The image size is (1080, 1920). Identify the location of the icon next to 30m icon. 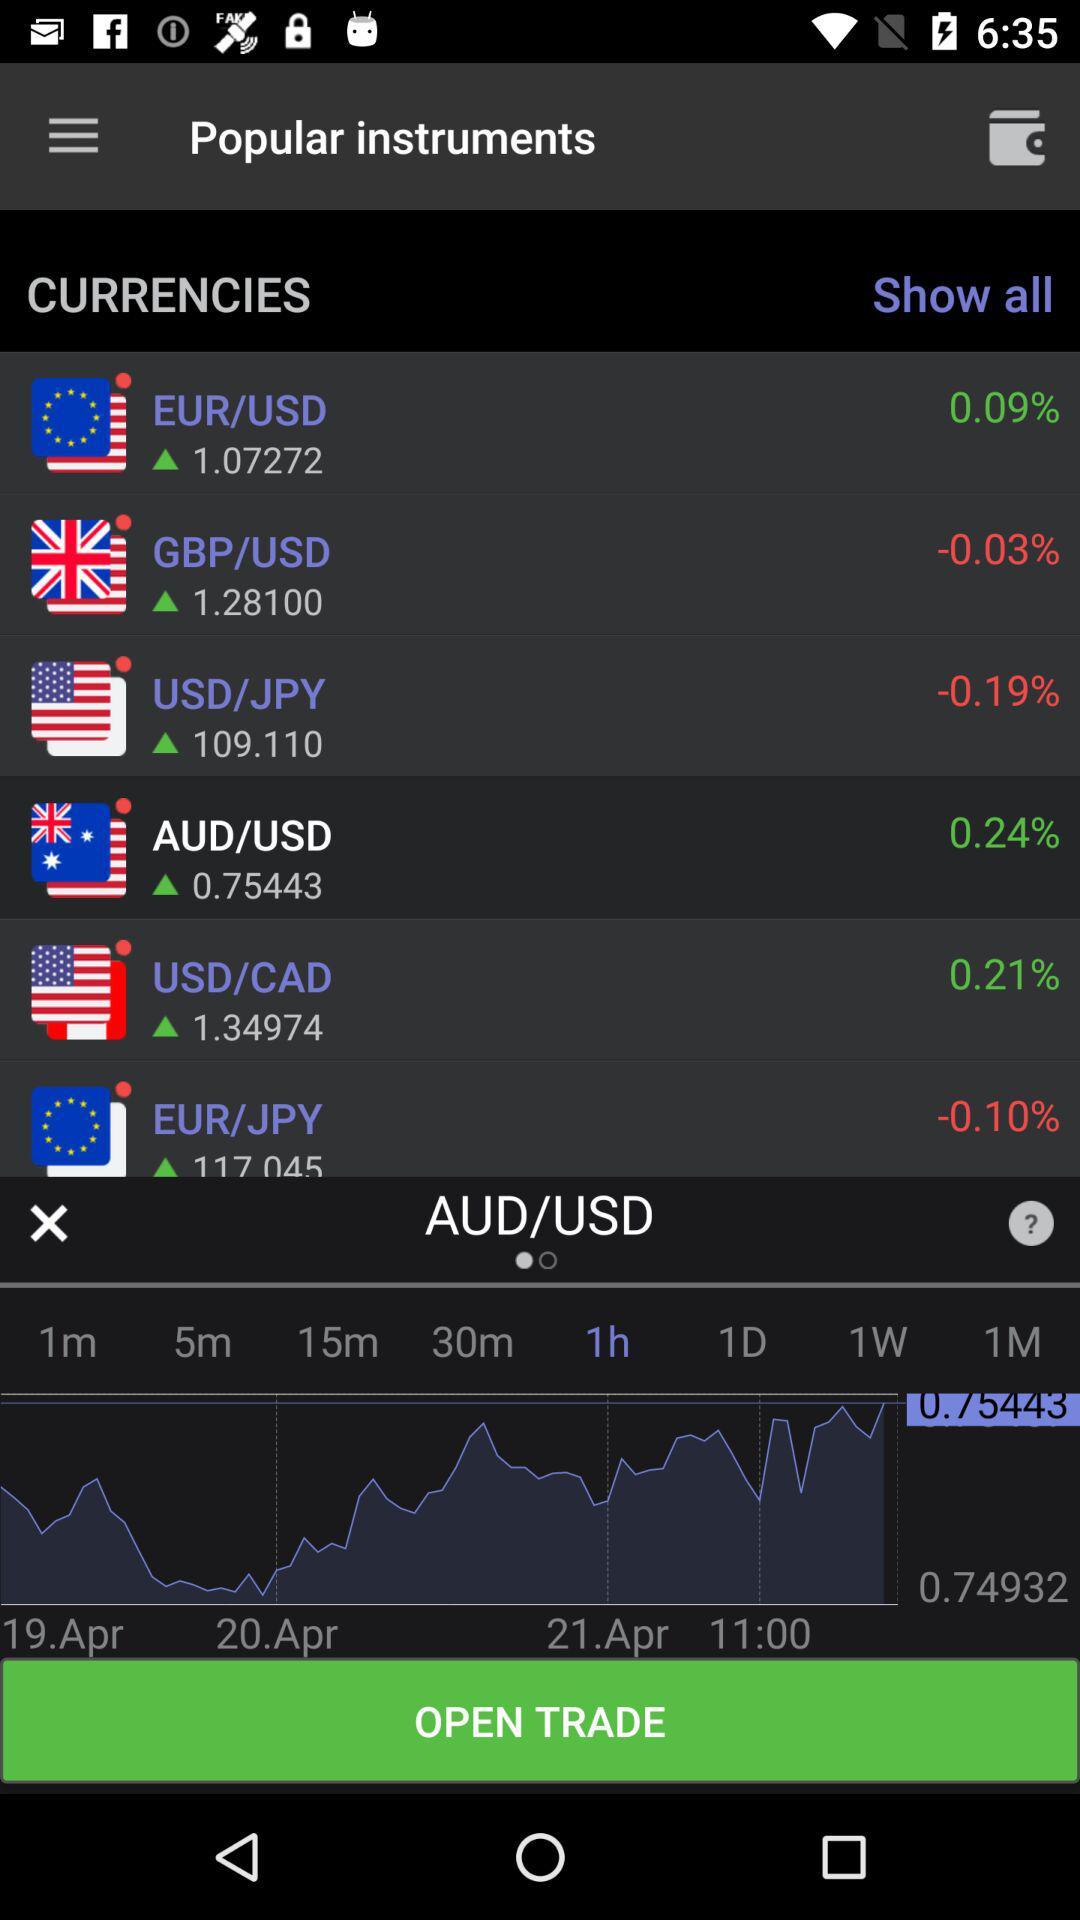
(336, 1340).